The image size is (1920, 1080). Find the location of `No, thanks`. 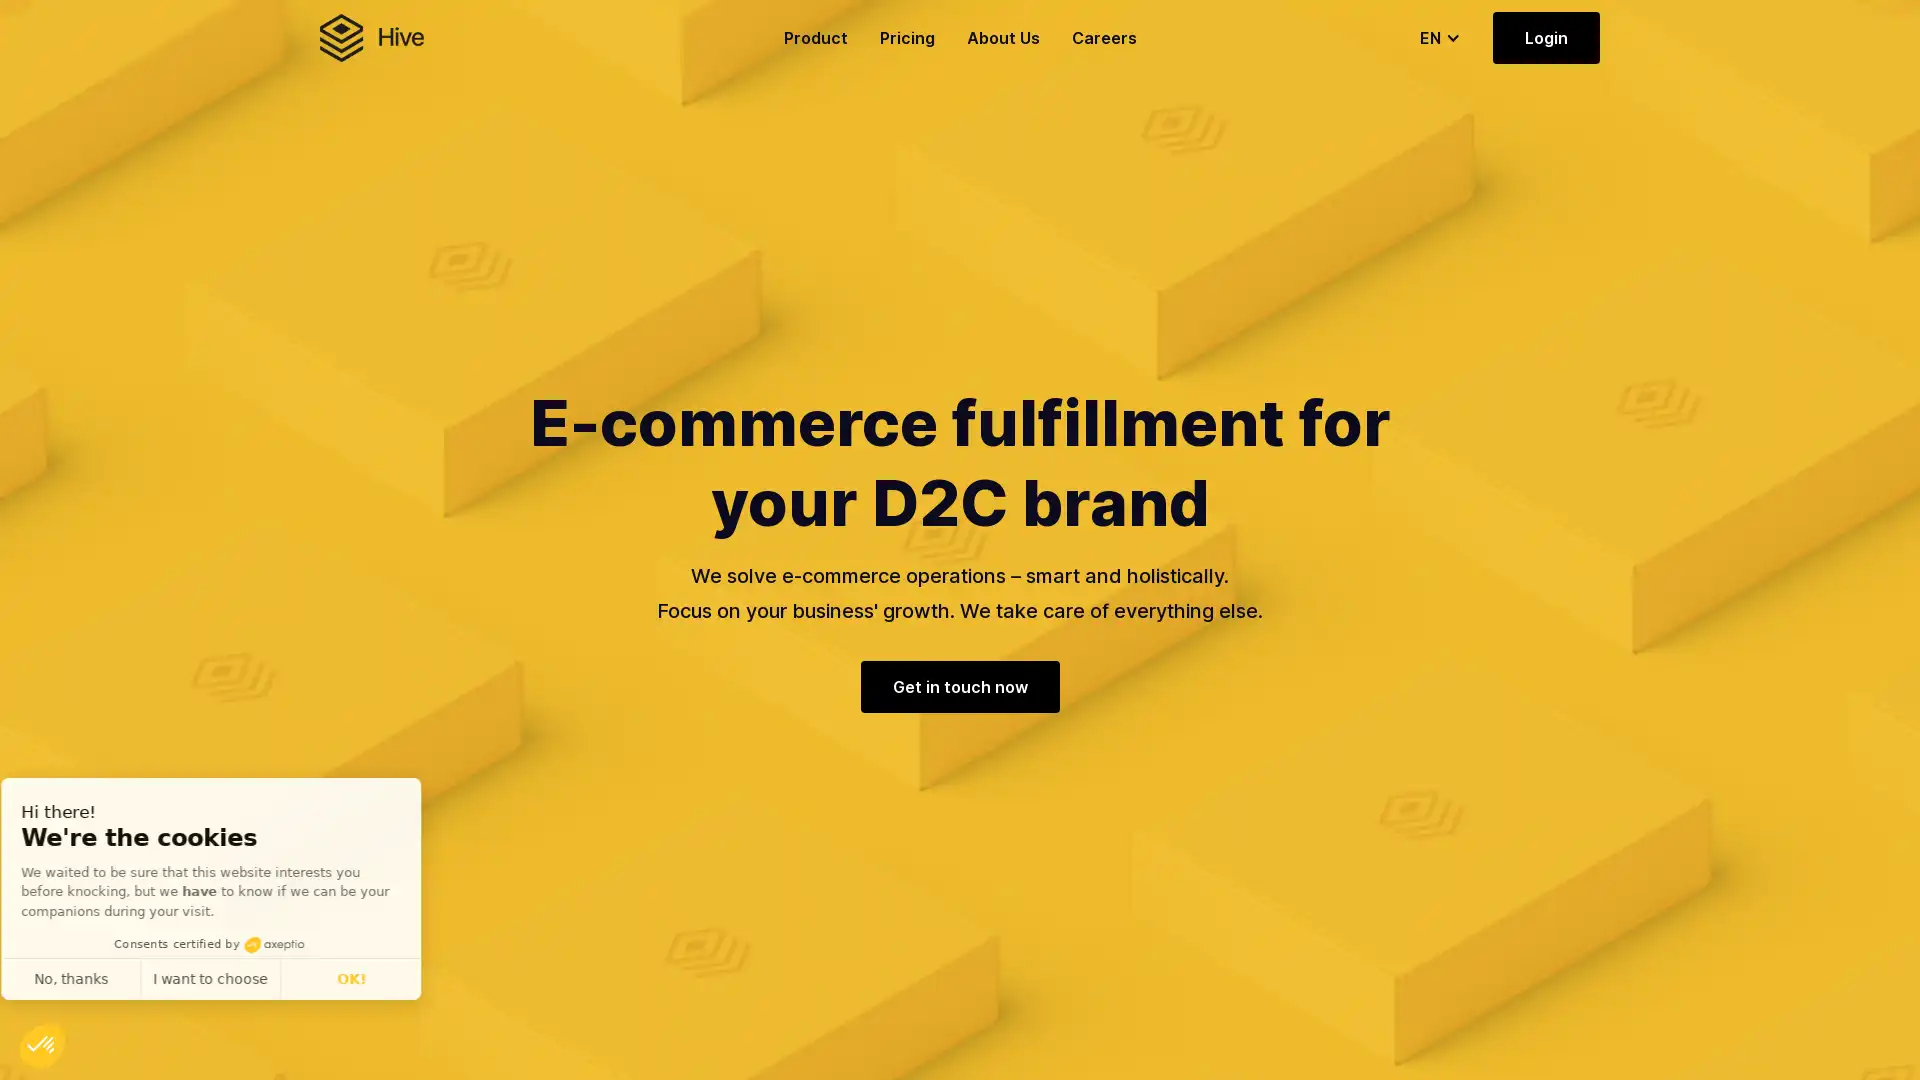

No, thanks is located at coordinates (89, 978).